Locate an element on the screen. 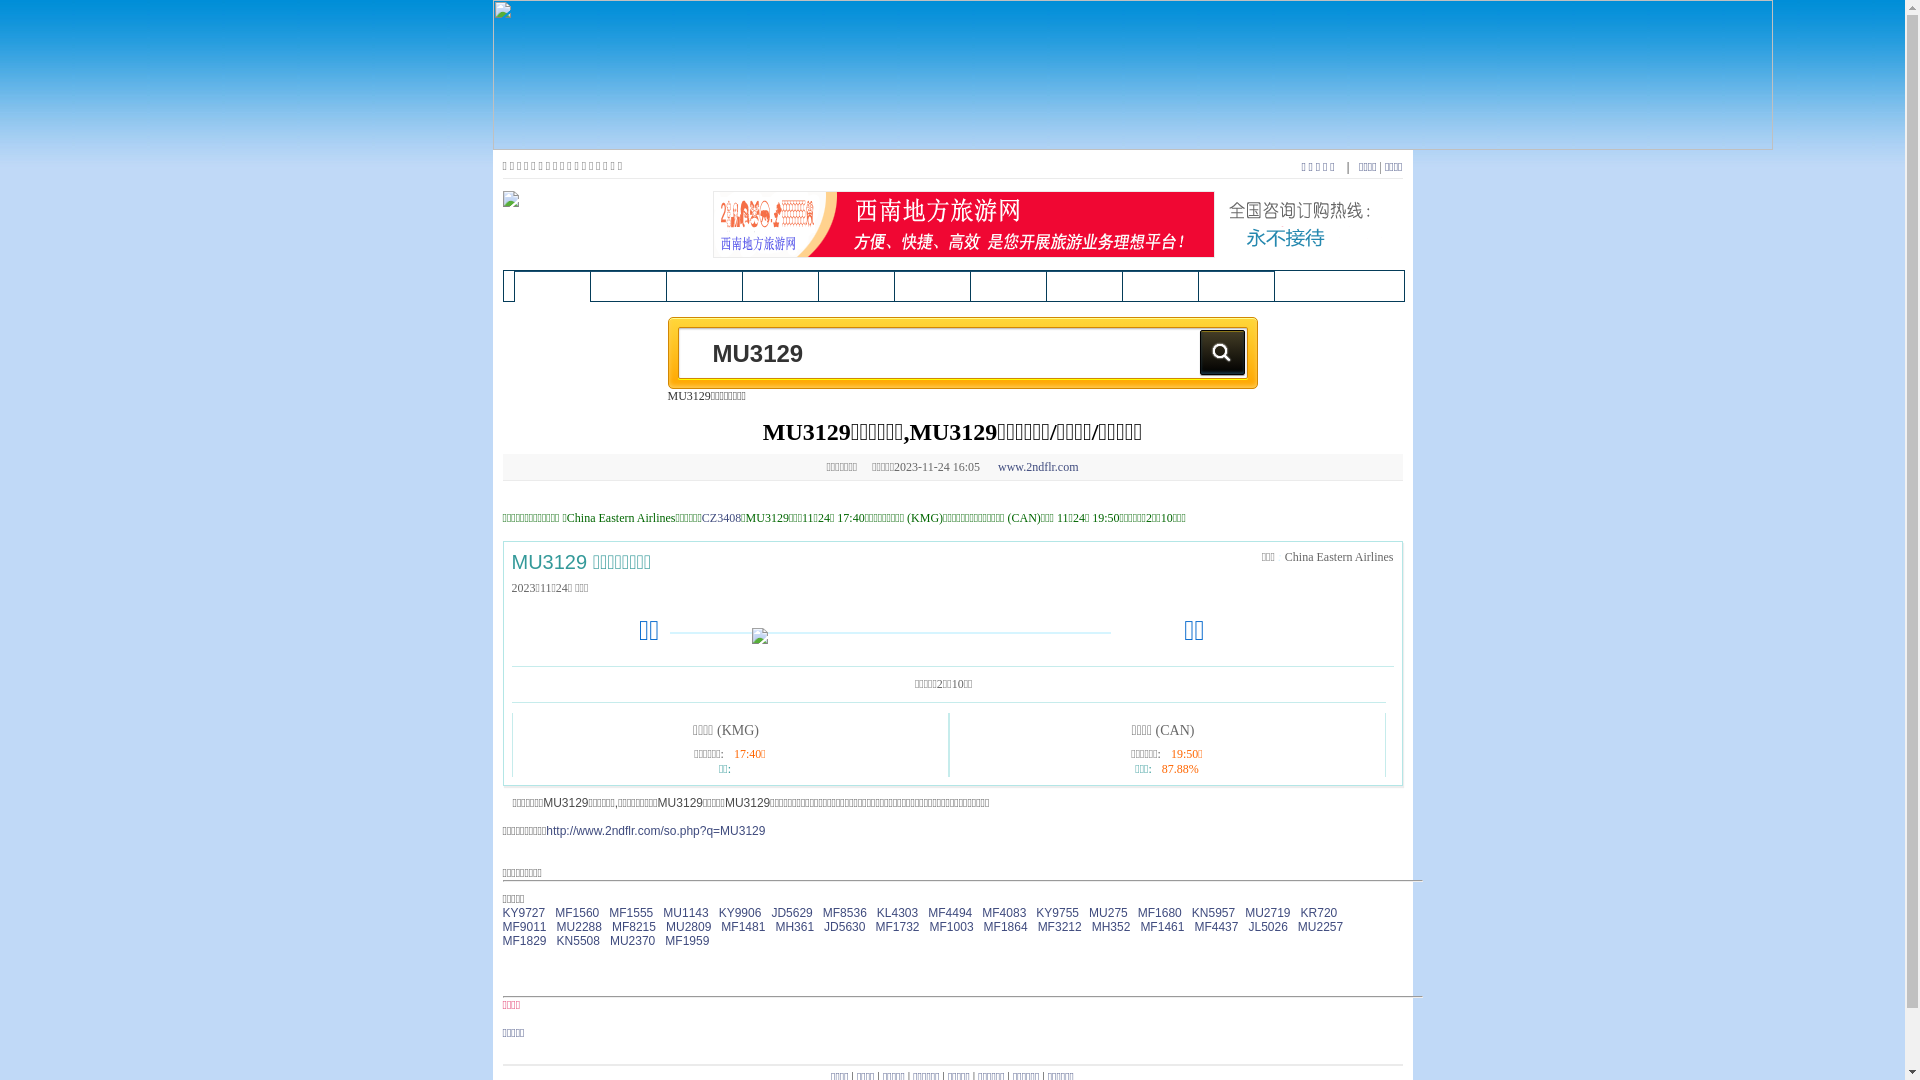  'MF1560' is located at coordinates (575, 913).